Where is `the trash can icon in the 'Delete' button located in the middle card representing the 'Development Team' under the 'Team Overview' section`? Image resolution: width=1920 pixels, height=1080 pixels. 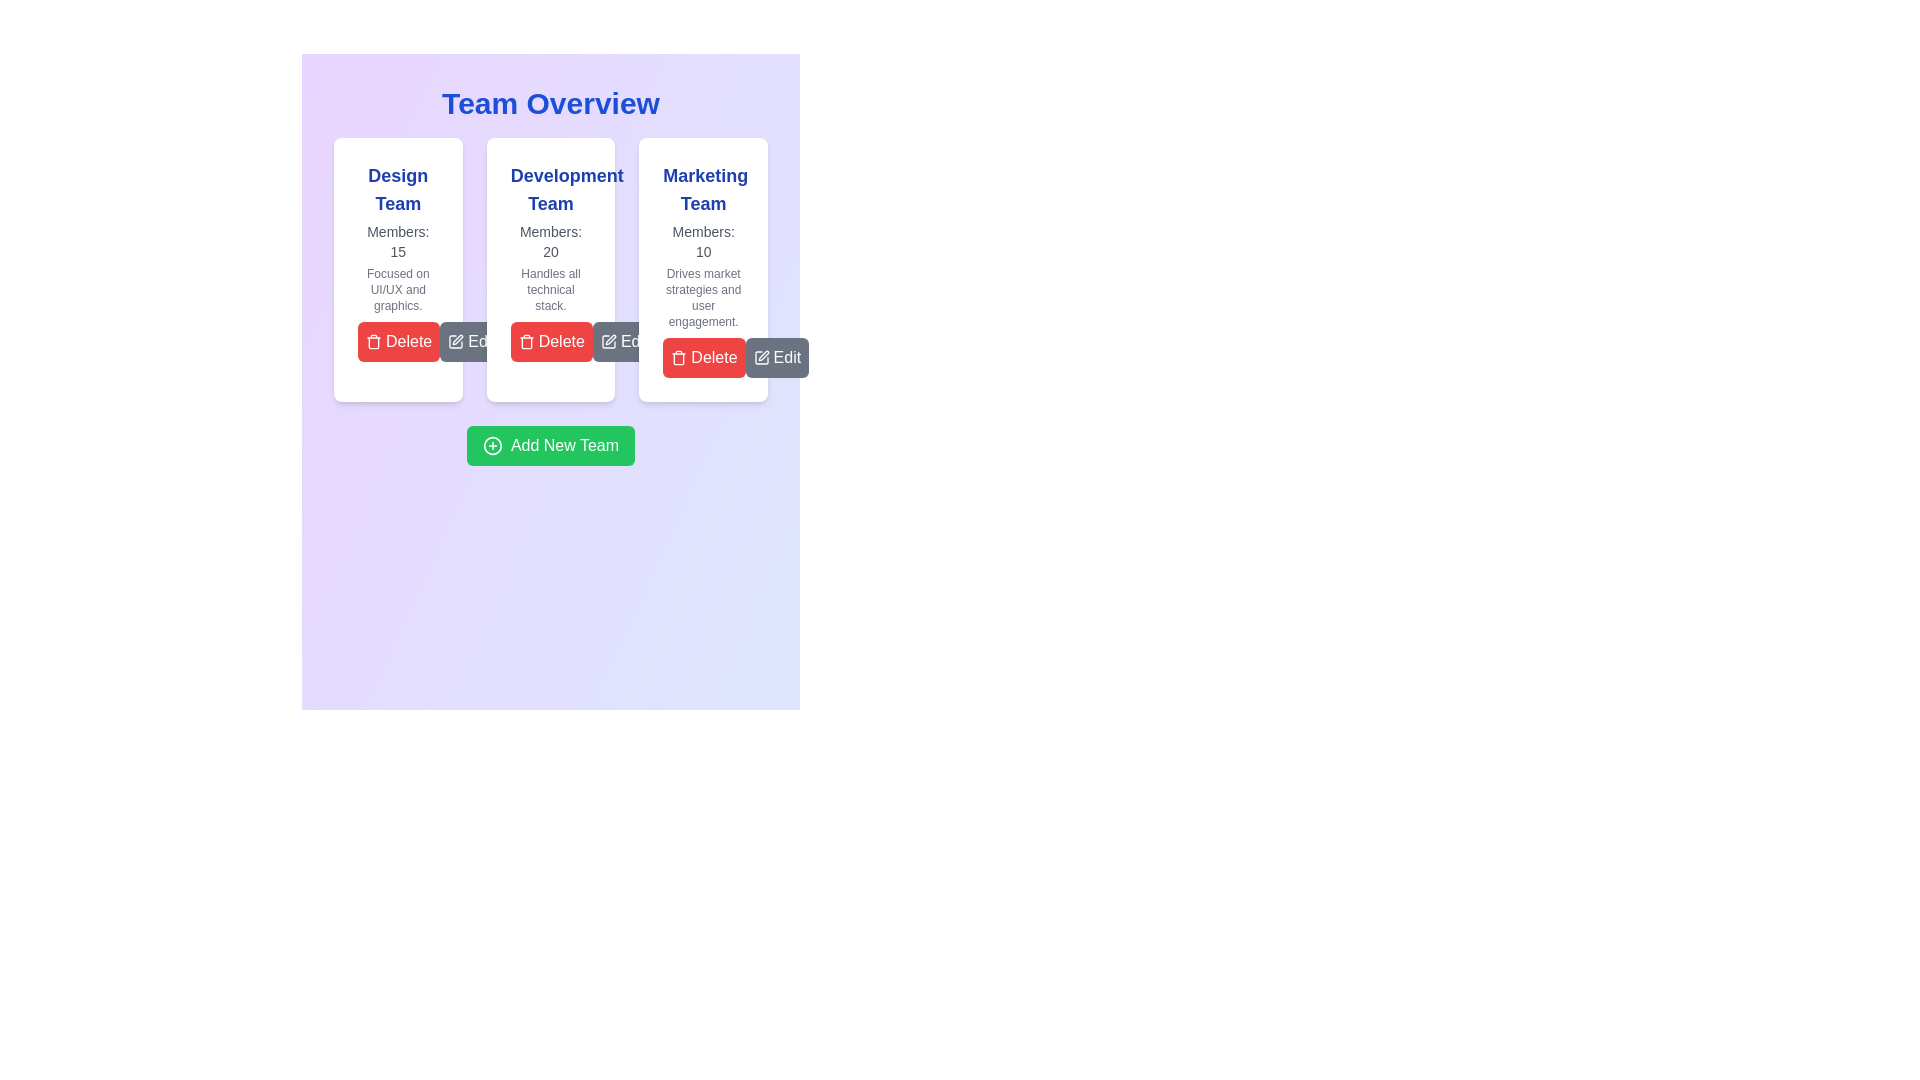
the trash can icon in the 'Delete' button located in the middle card representing the 'Development Team' under the 'Team Overview' section is located at coordinates (526, 342).